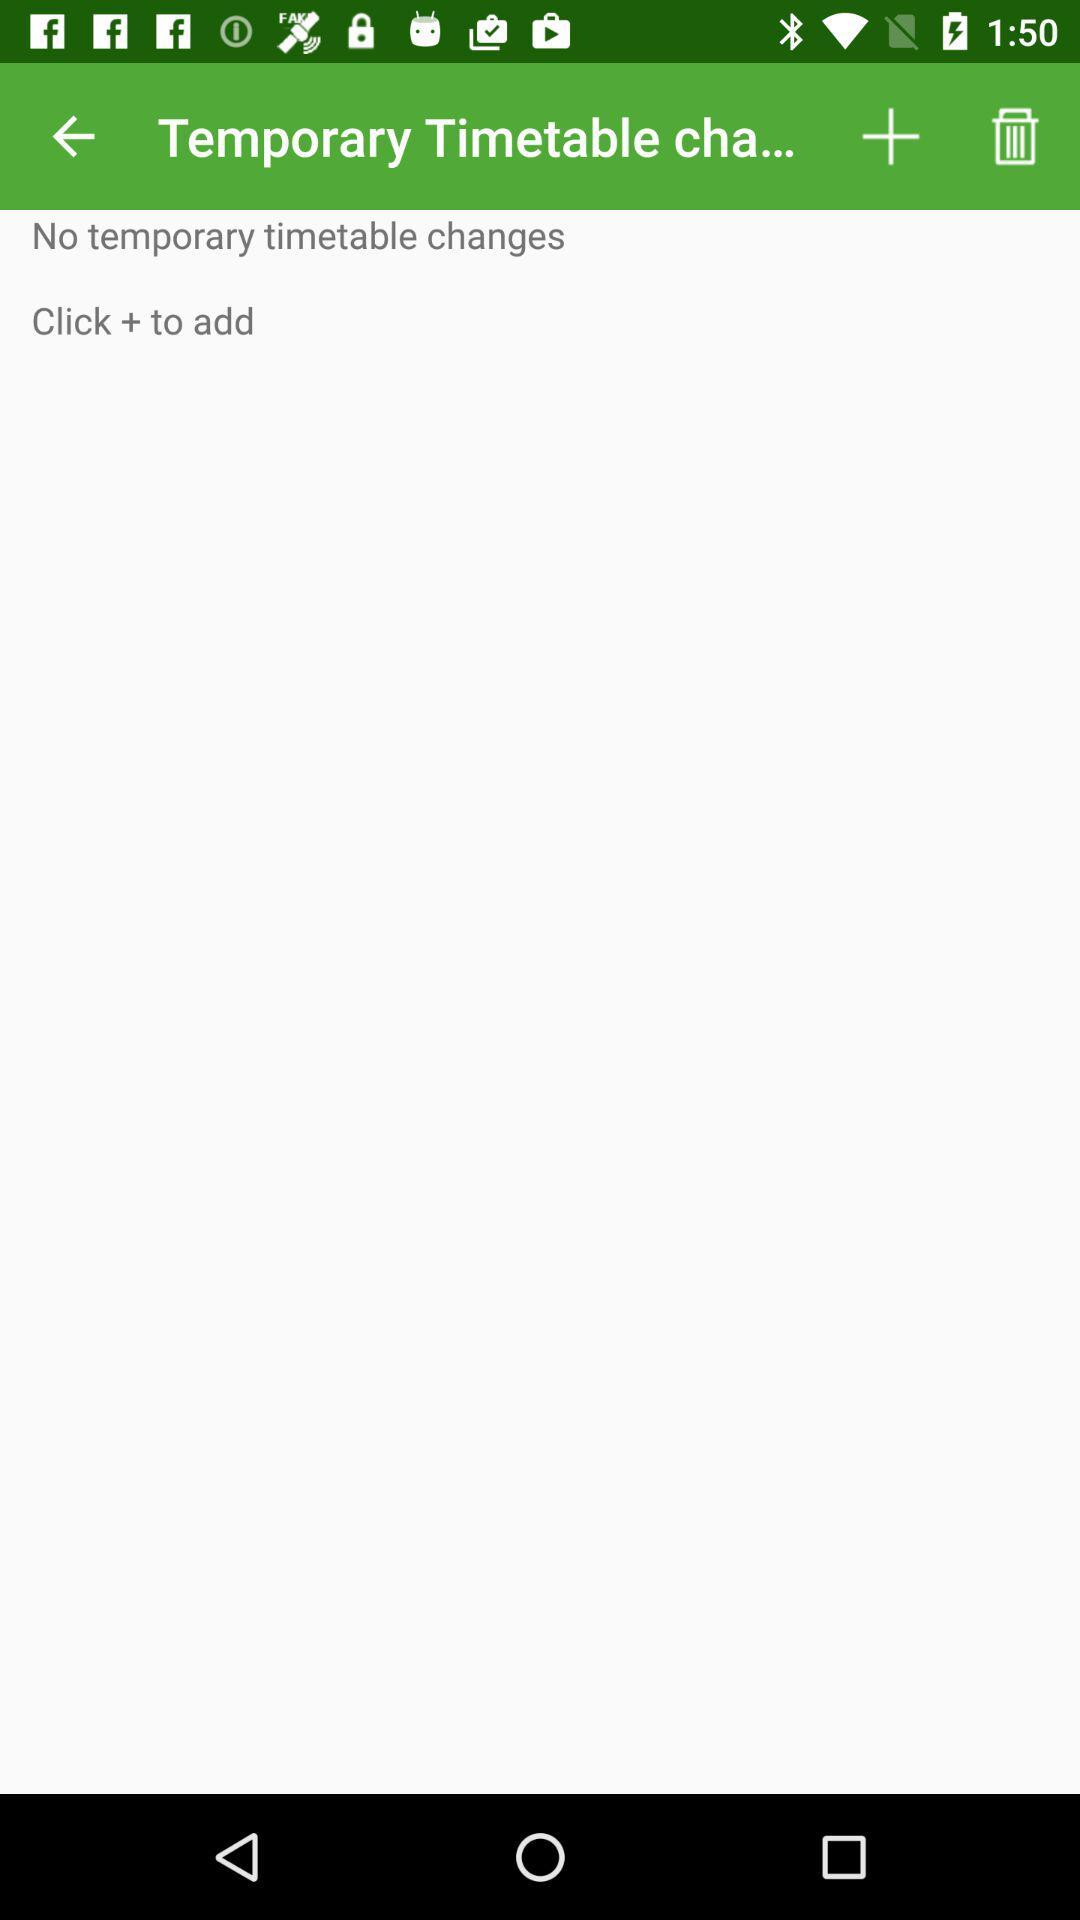 The image size is (1080, 1920). Describe the element at coordinates (72, 135) in the screenshot. I see `the item above no temporary timetable` at that location.